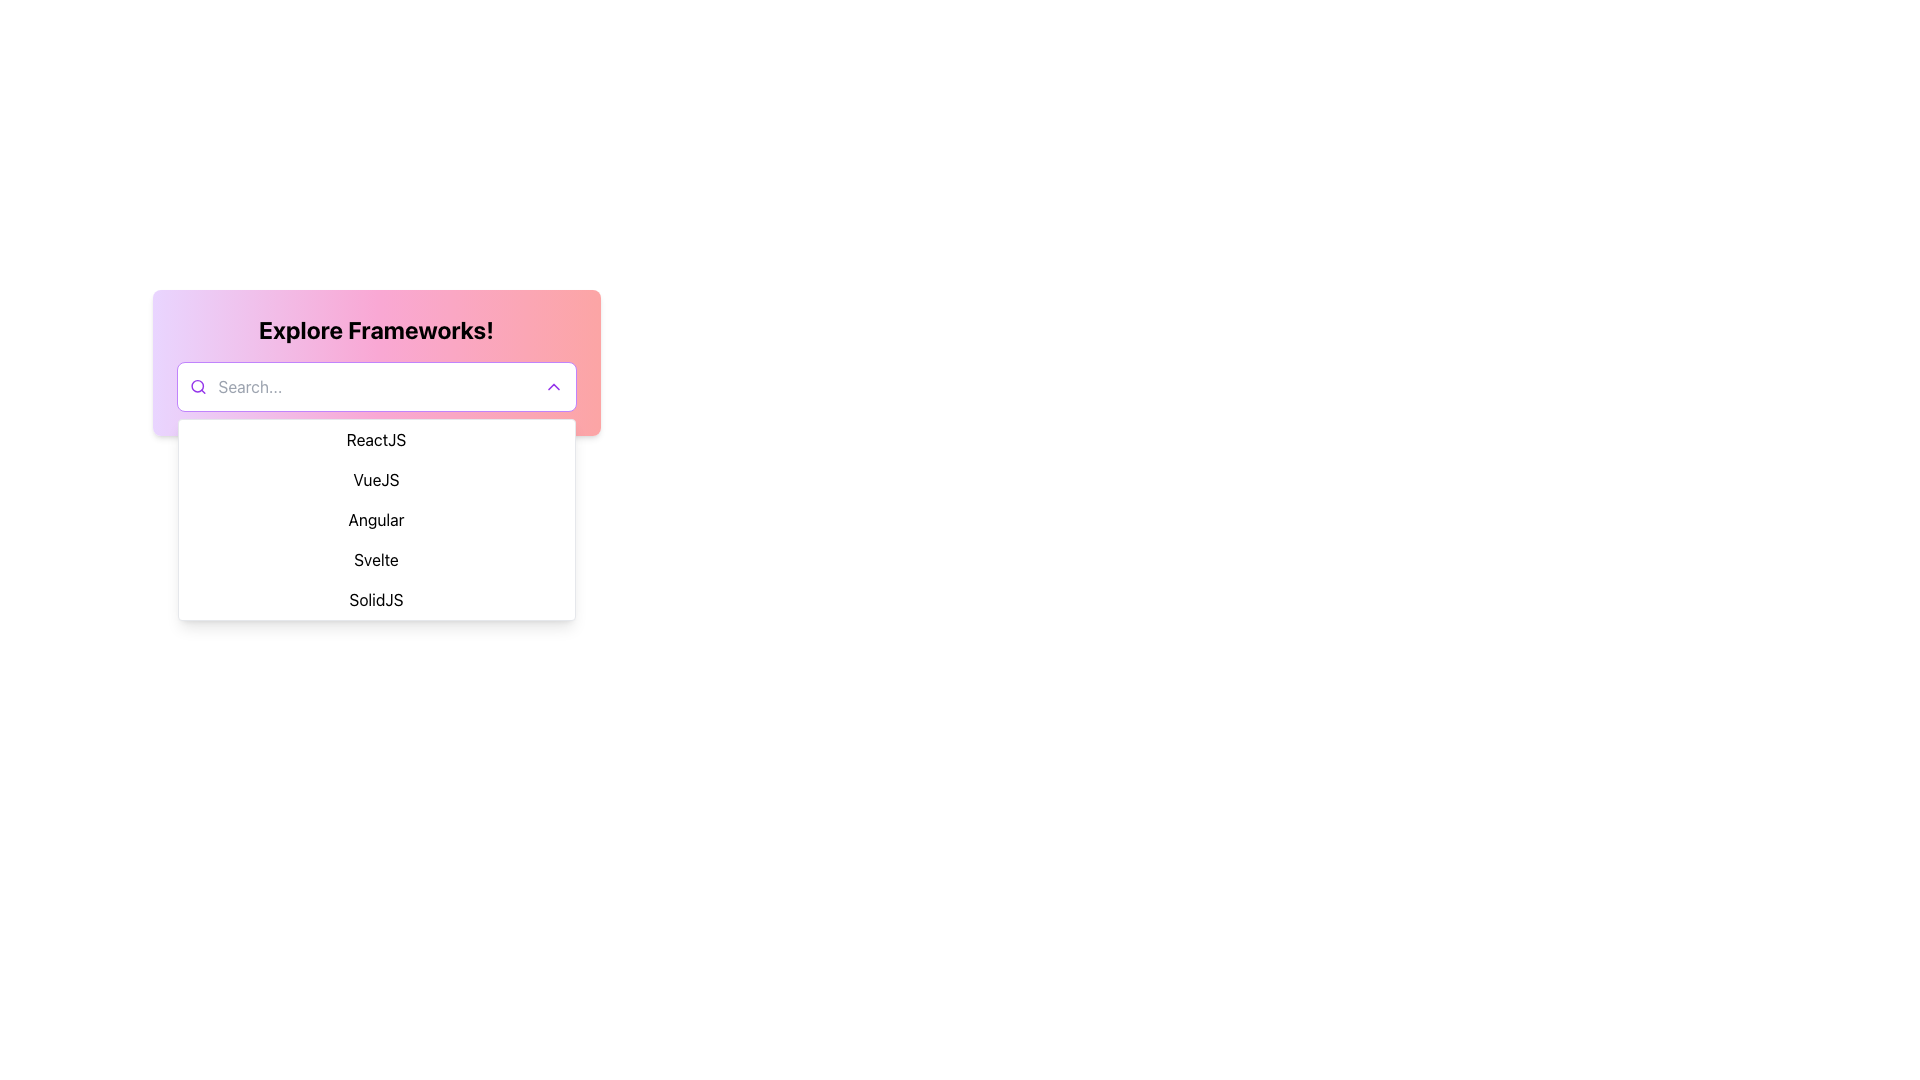  Describe the element at coordinates (376, 559) in the screenshot. I see `the selectable list item for 'Svelte' in the dropdown menu, which is the fourth item in the list` at that location.